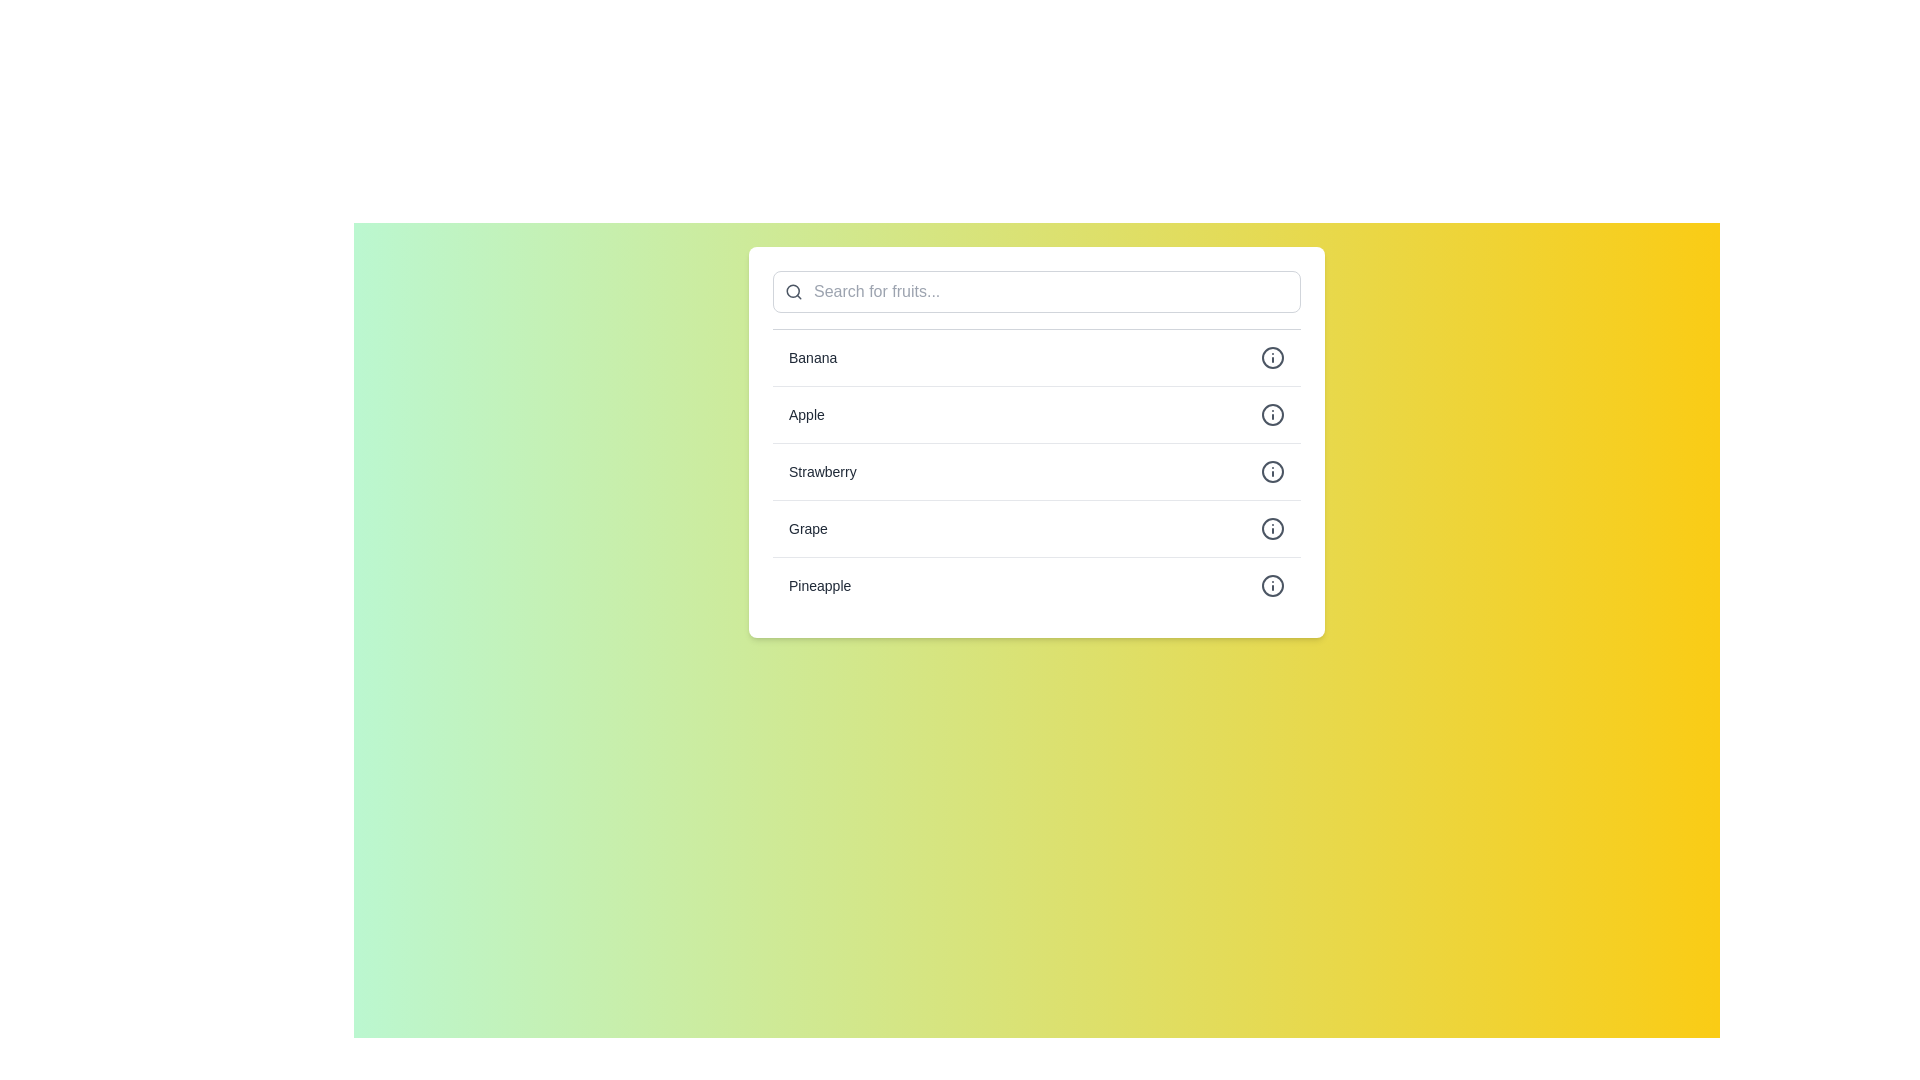 This screenshot has width=1920, height=1080. What do you see at coordinates (1036, 527) in the screenshot?
I see `the list item row displaying 'Grape'` at bounding box center [1036, 527].